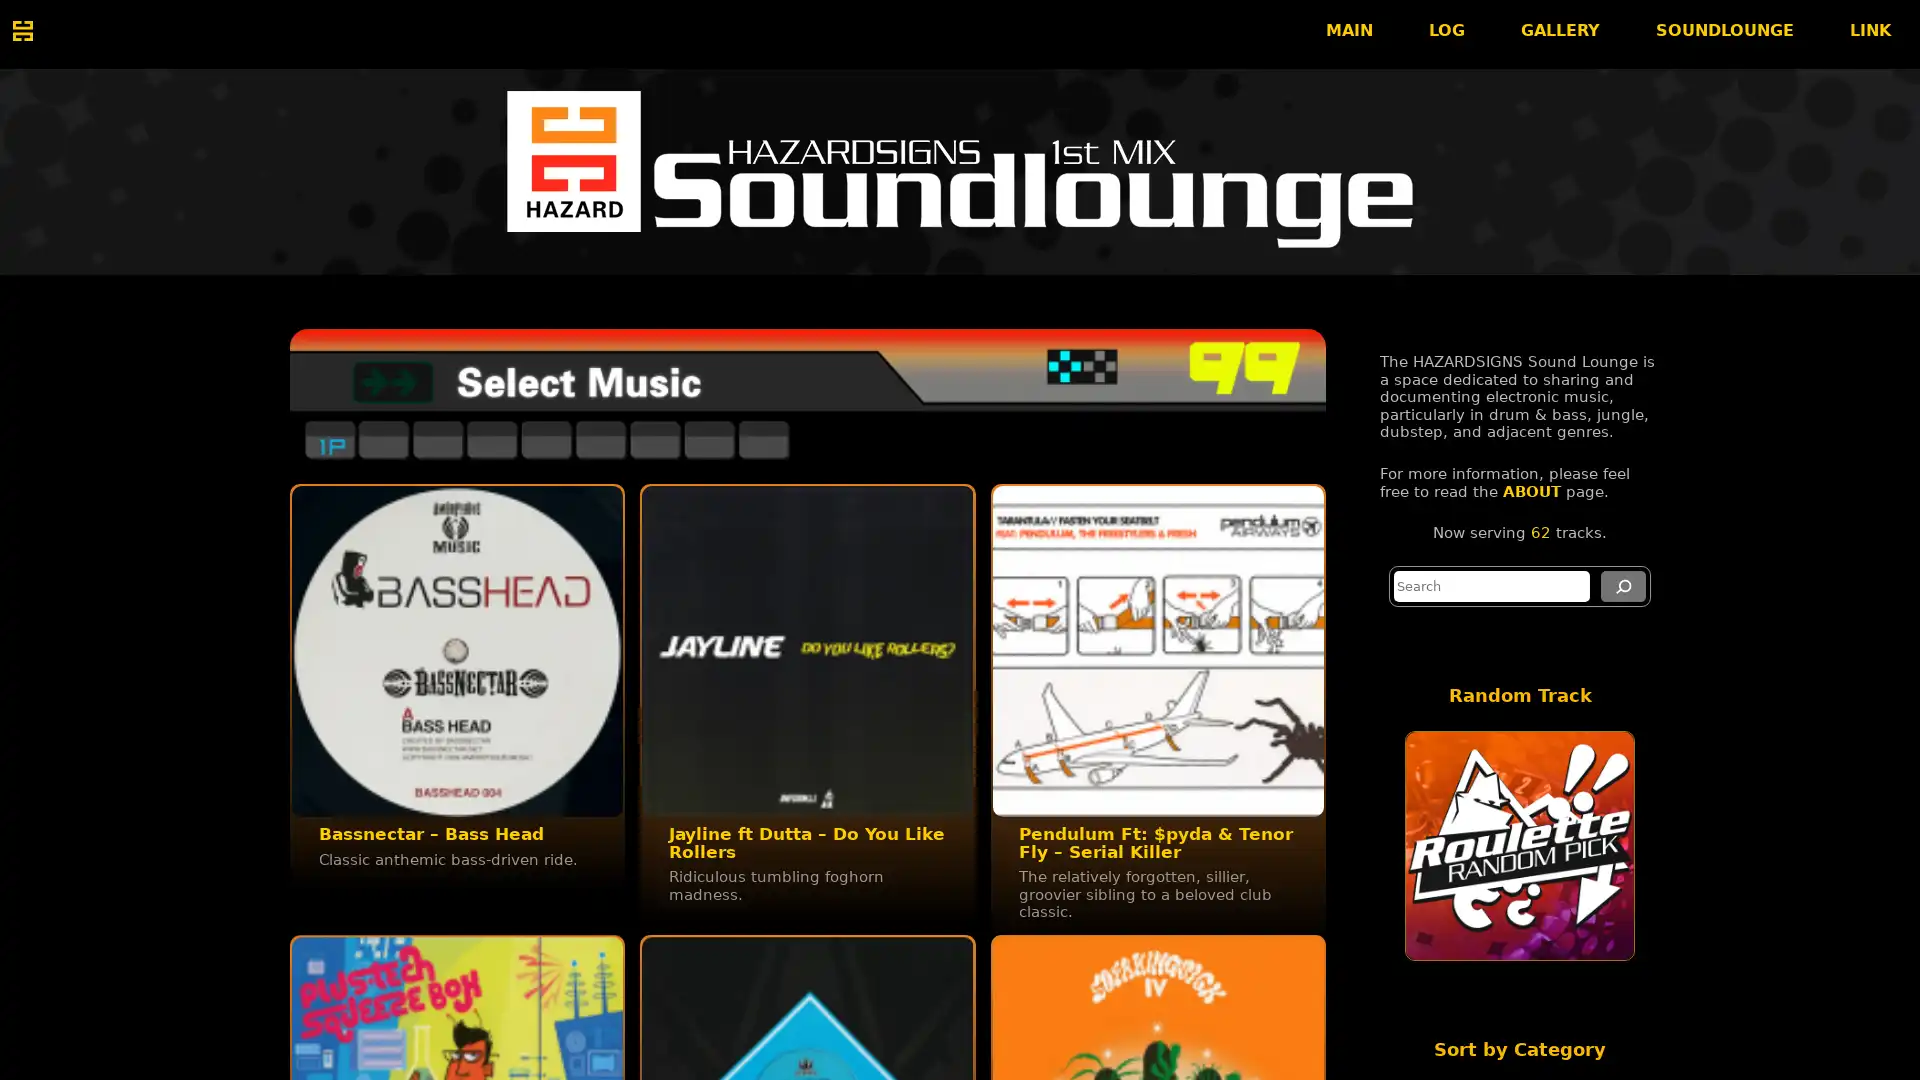 Image resolution: width=1920 pixels, height=1080 pixels. What do you see at coordinates (1623, 585) in the screenshot?
I see `Search` at bounding box center [1623, 585].